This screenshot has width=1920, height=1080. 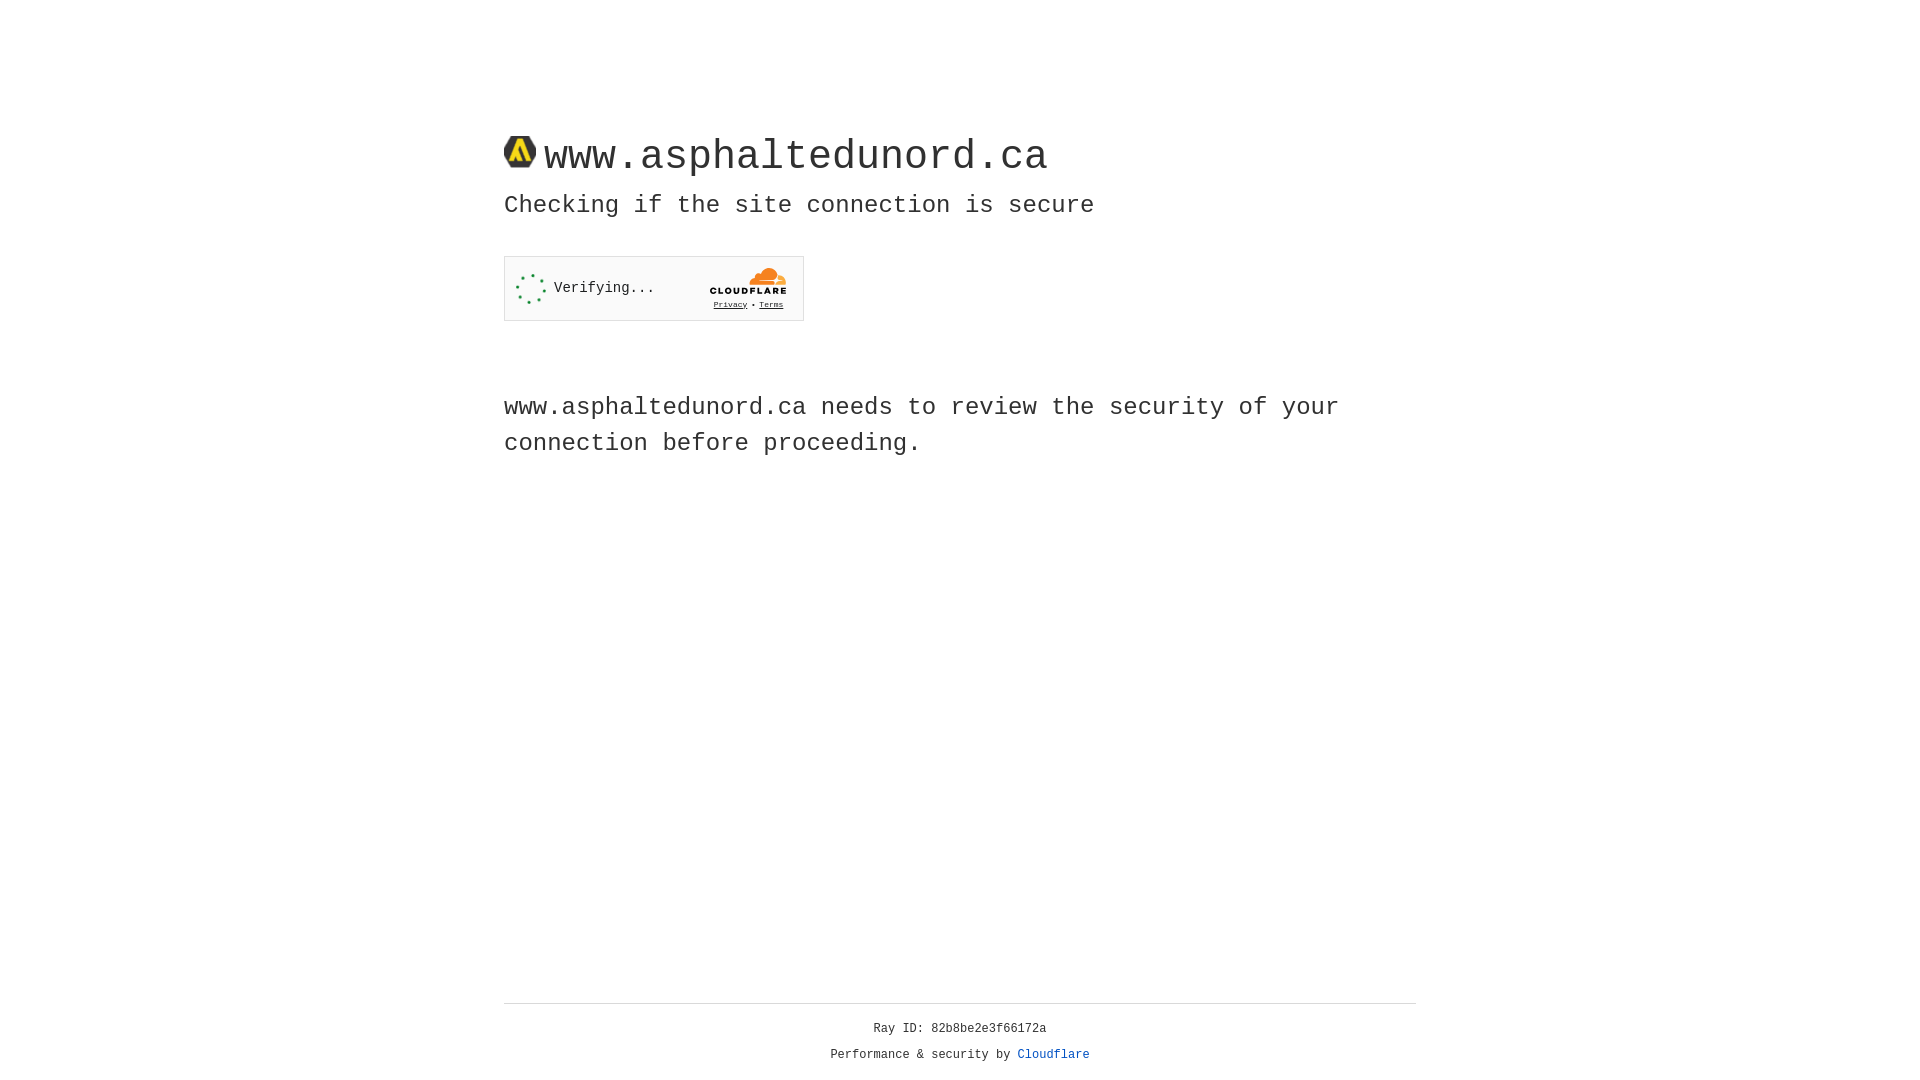 I want to click on 'Cloudflare', so click(x=1053, y=1054).